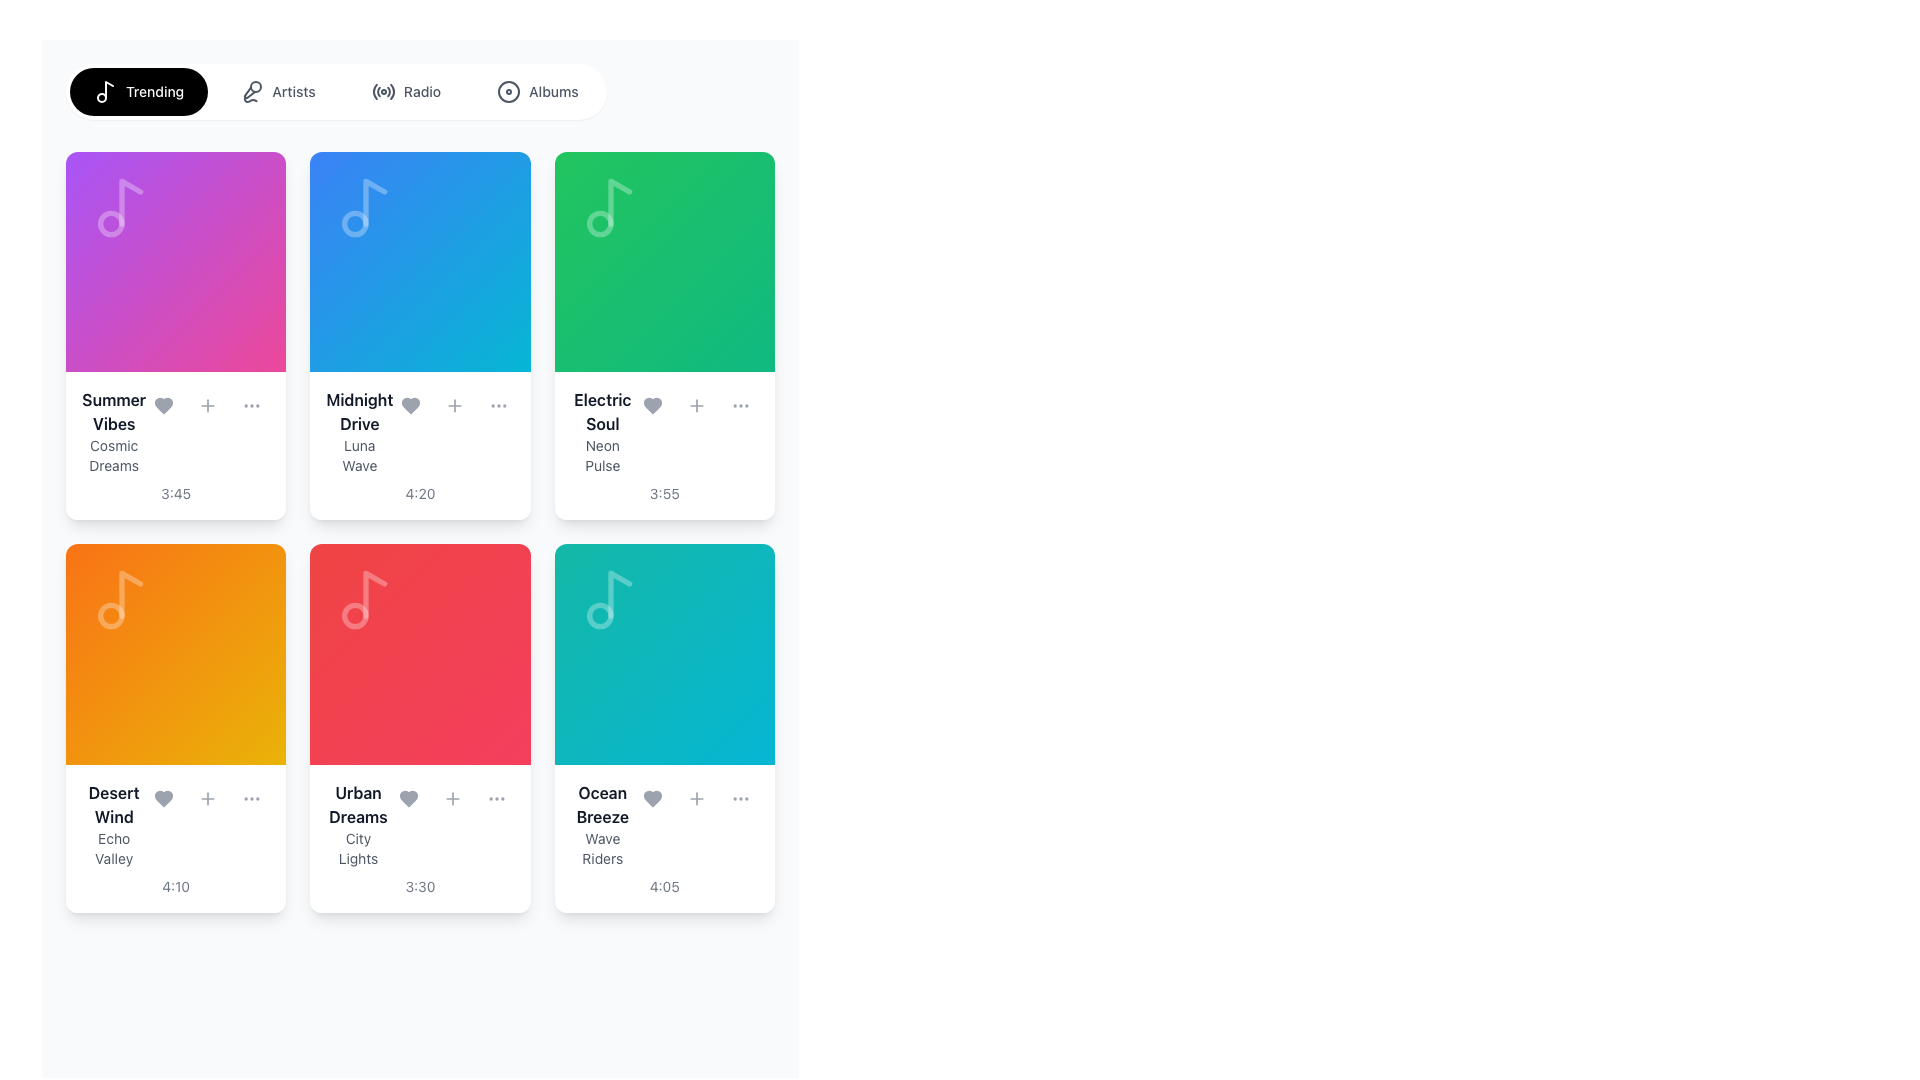 This screenshot has height=1080, width=1920. What do you see at coordinates (164, 797) in the screenshot?
I see `the heart-shaped icon button located` at bounding box center [164, 797].